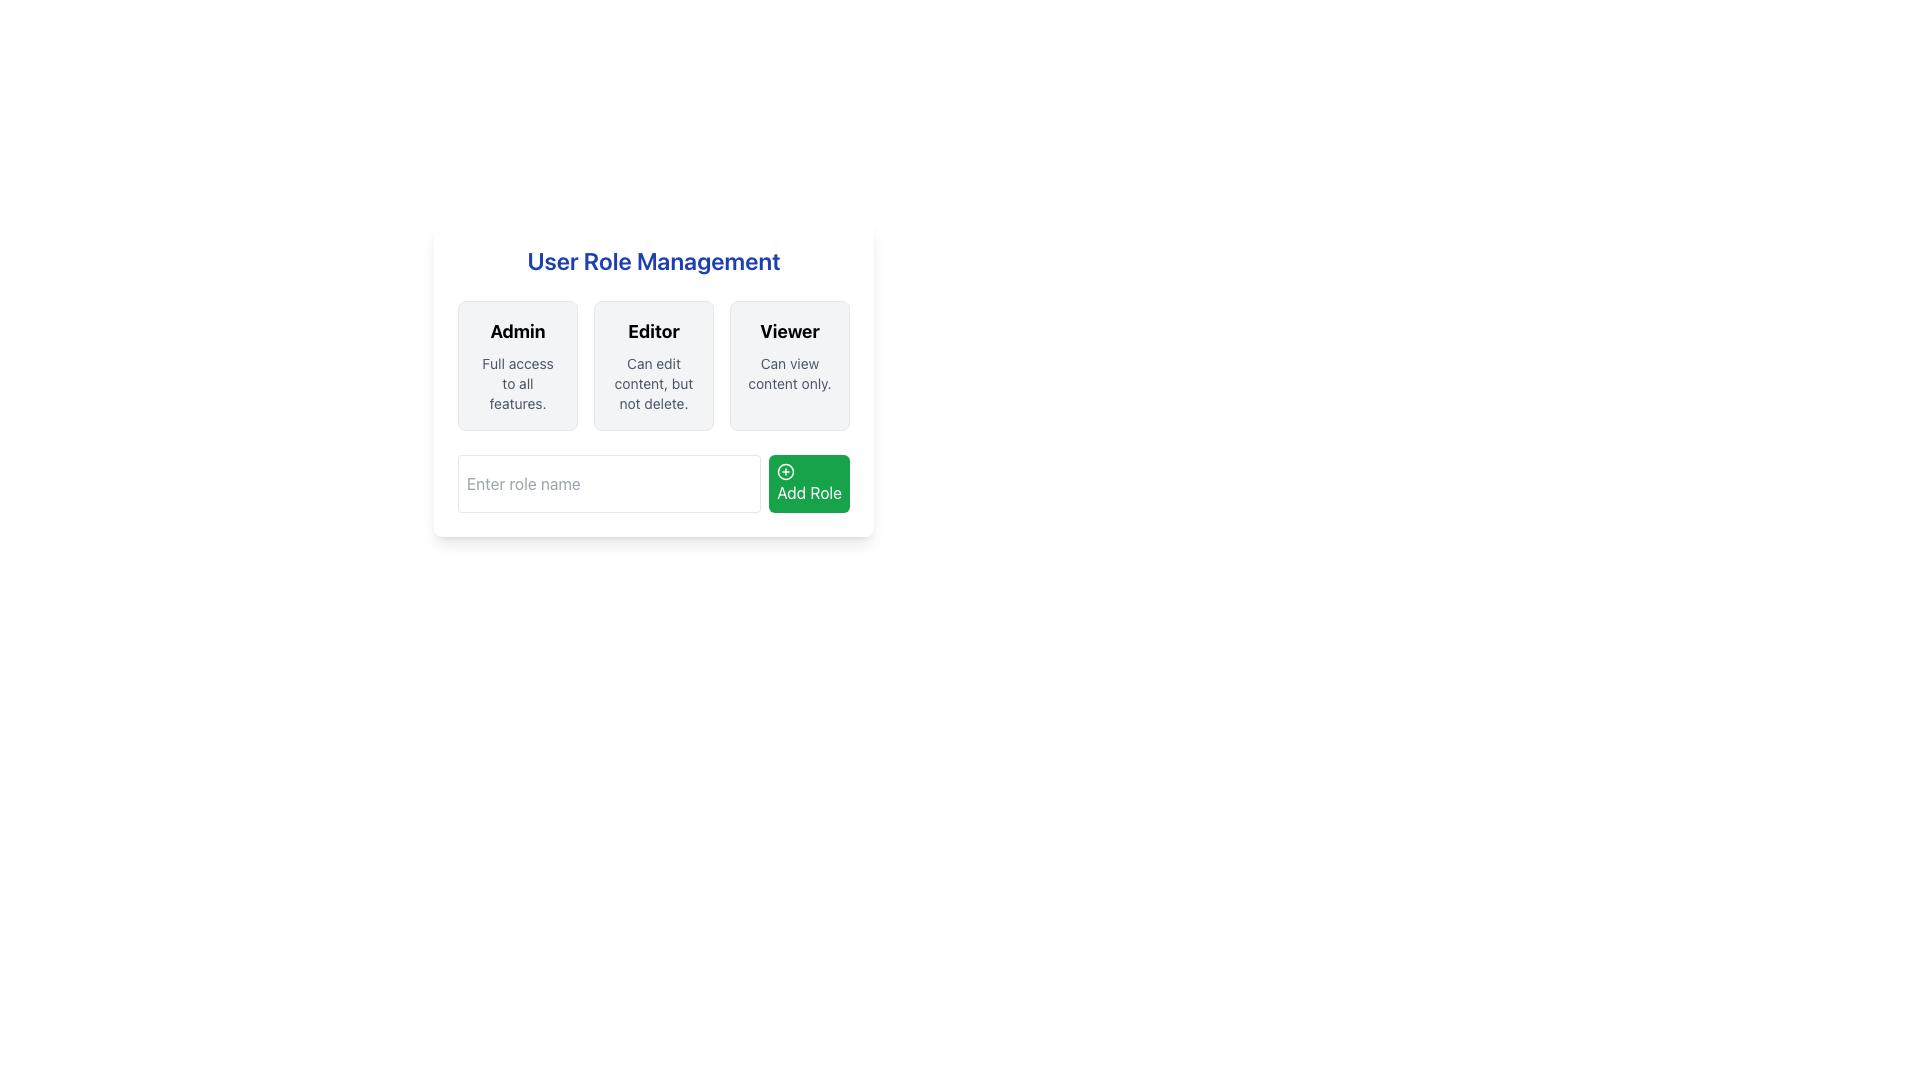  I want to click on the informational Text label that describes the capabilities of the 'Admin' role, located below the heading 'Admin' in the leftmost card of the 'User Role Management' section, so click(518, 384).